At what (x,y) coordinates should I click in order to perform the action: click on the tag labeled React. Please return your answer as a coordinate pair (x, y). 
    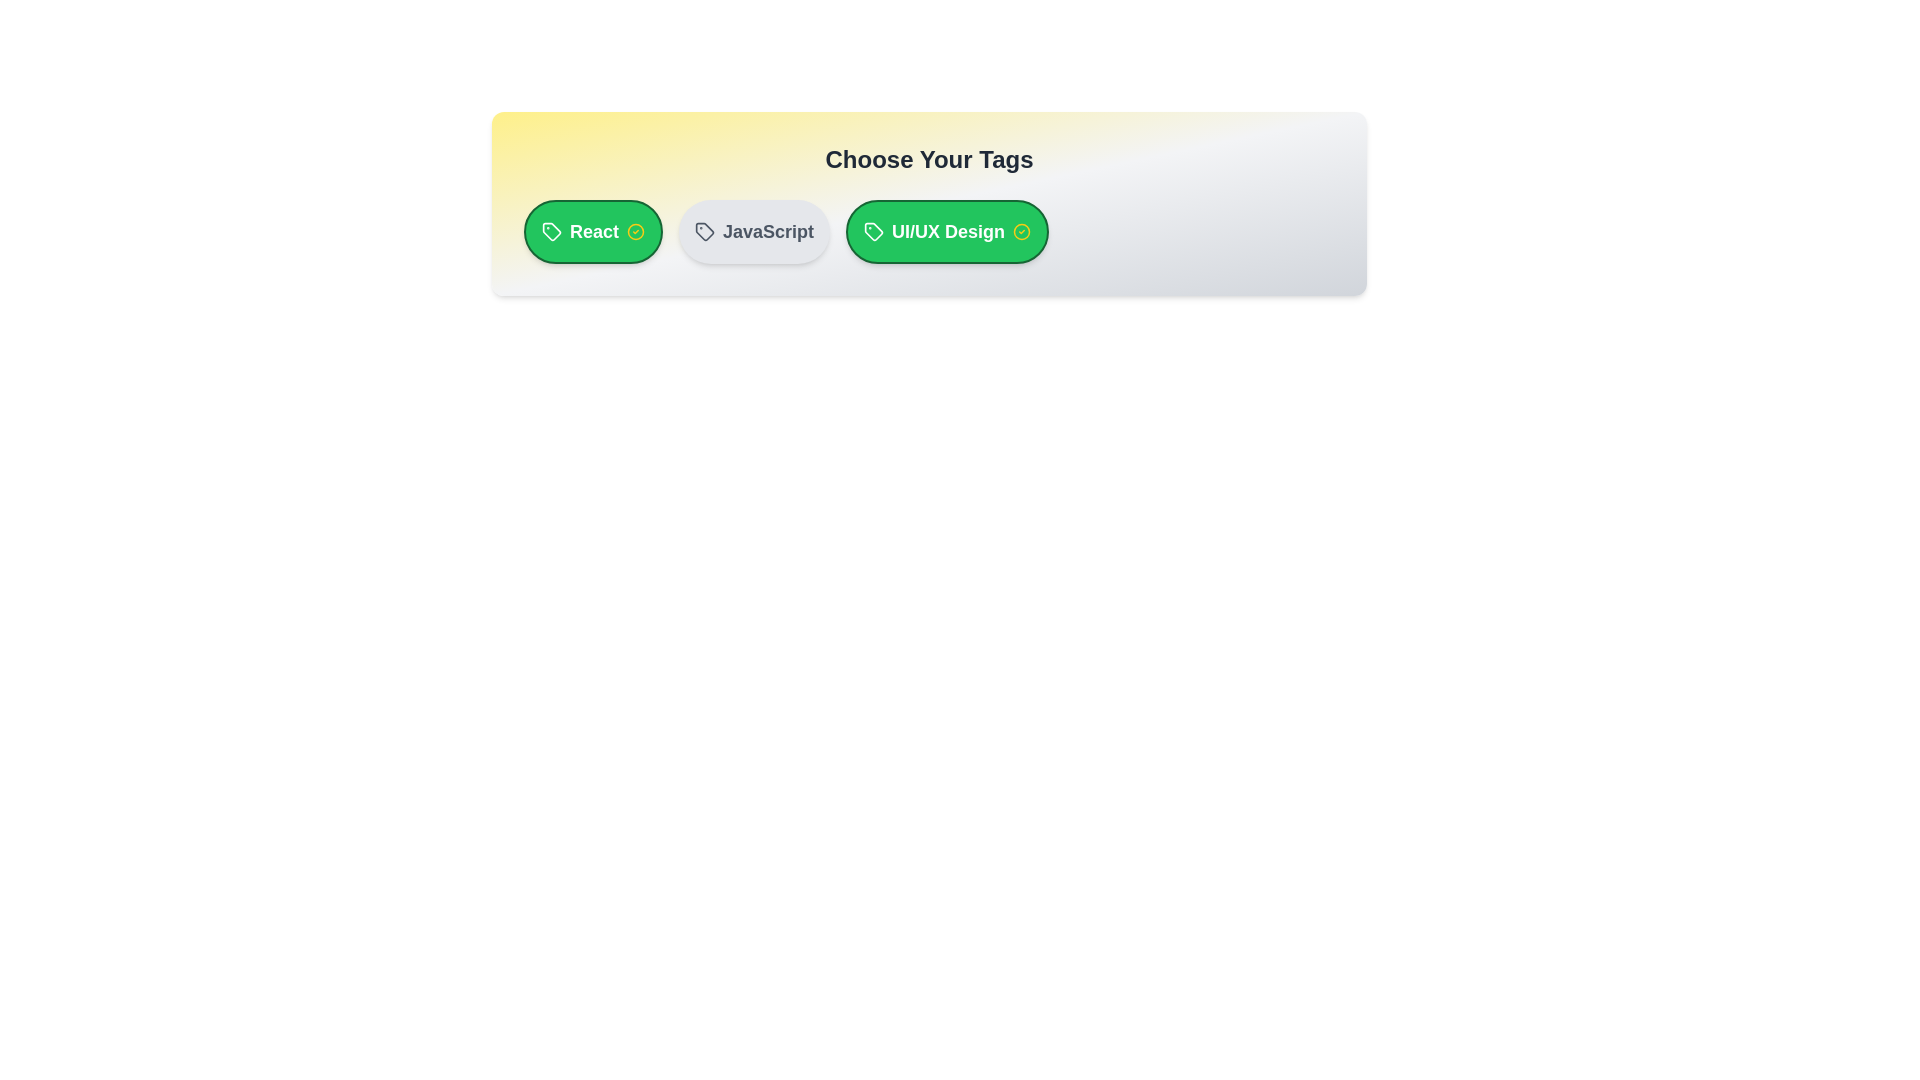
    Looking at the image, I should click on (592, 230).